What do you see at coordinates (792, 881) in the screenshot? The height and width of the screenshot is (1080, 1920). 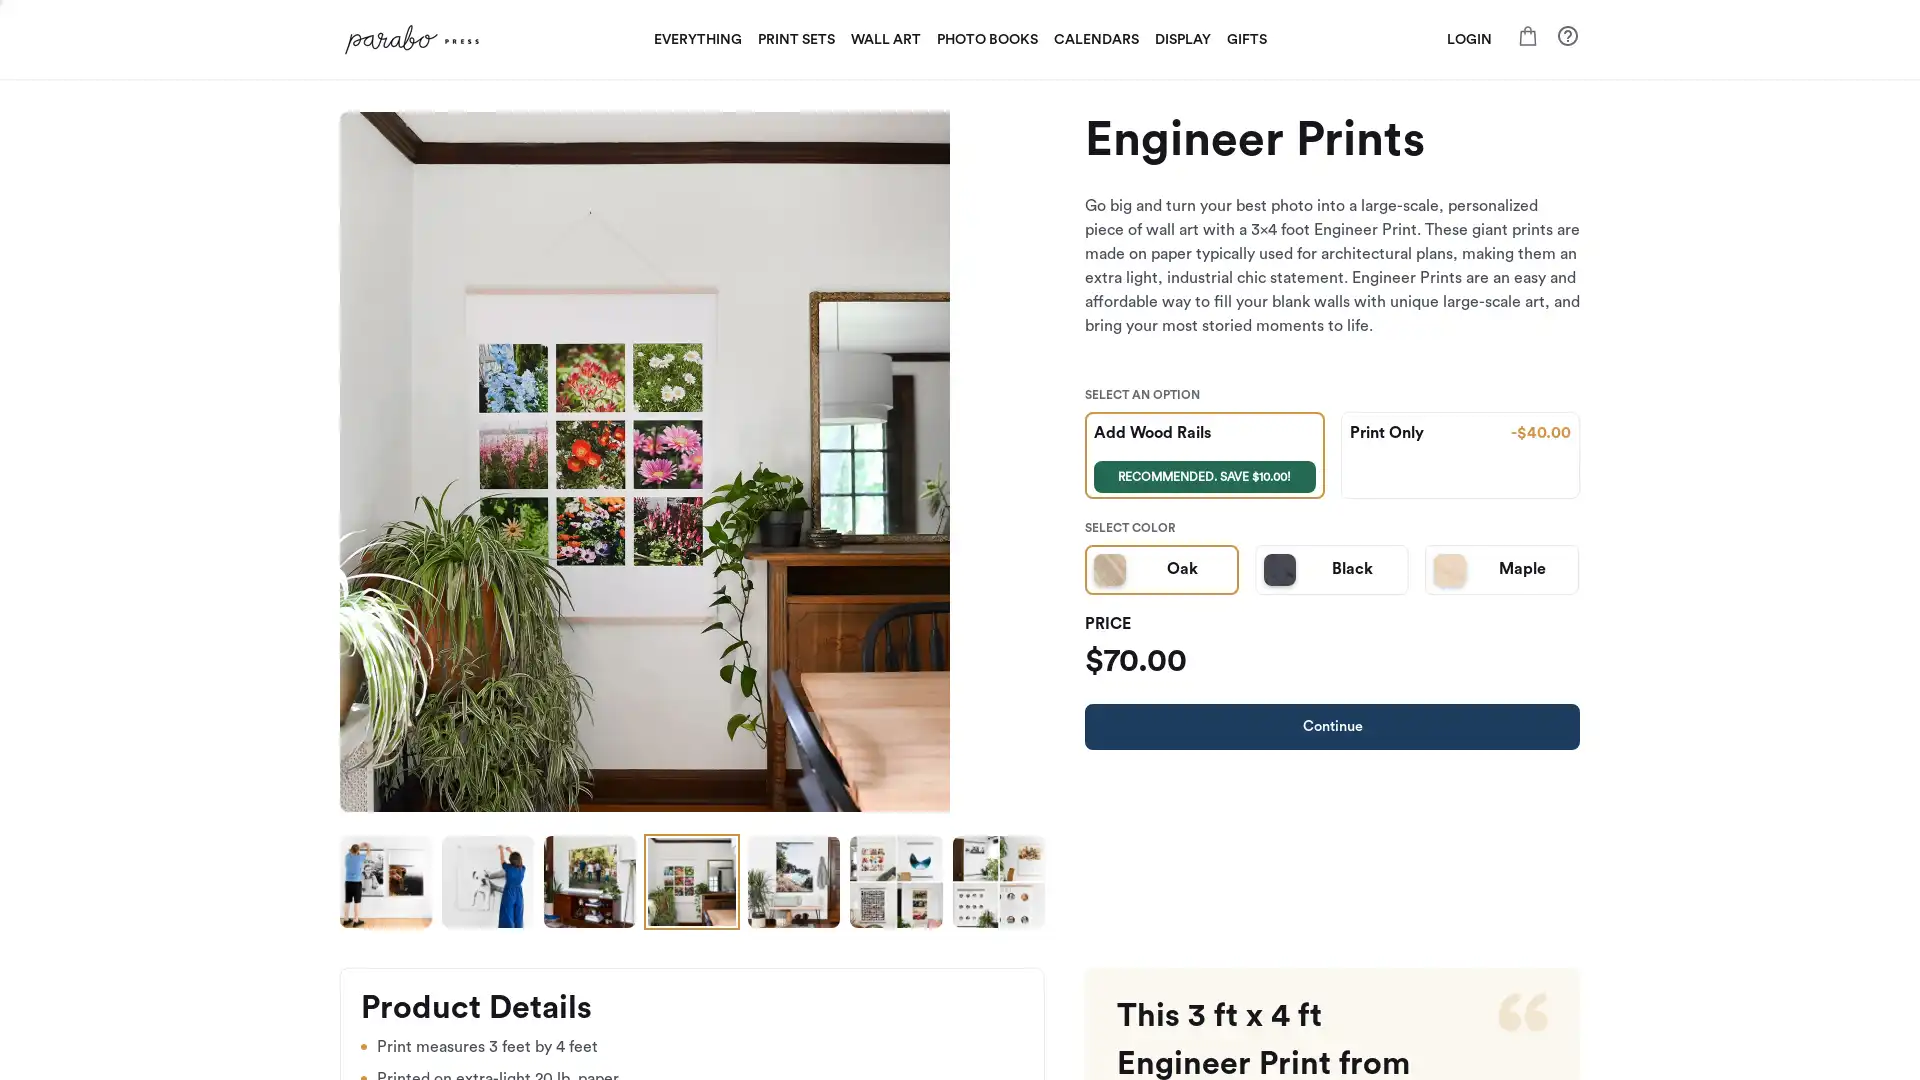 I see `slide dot` at bounding box center [792, 881].